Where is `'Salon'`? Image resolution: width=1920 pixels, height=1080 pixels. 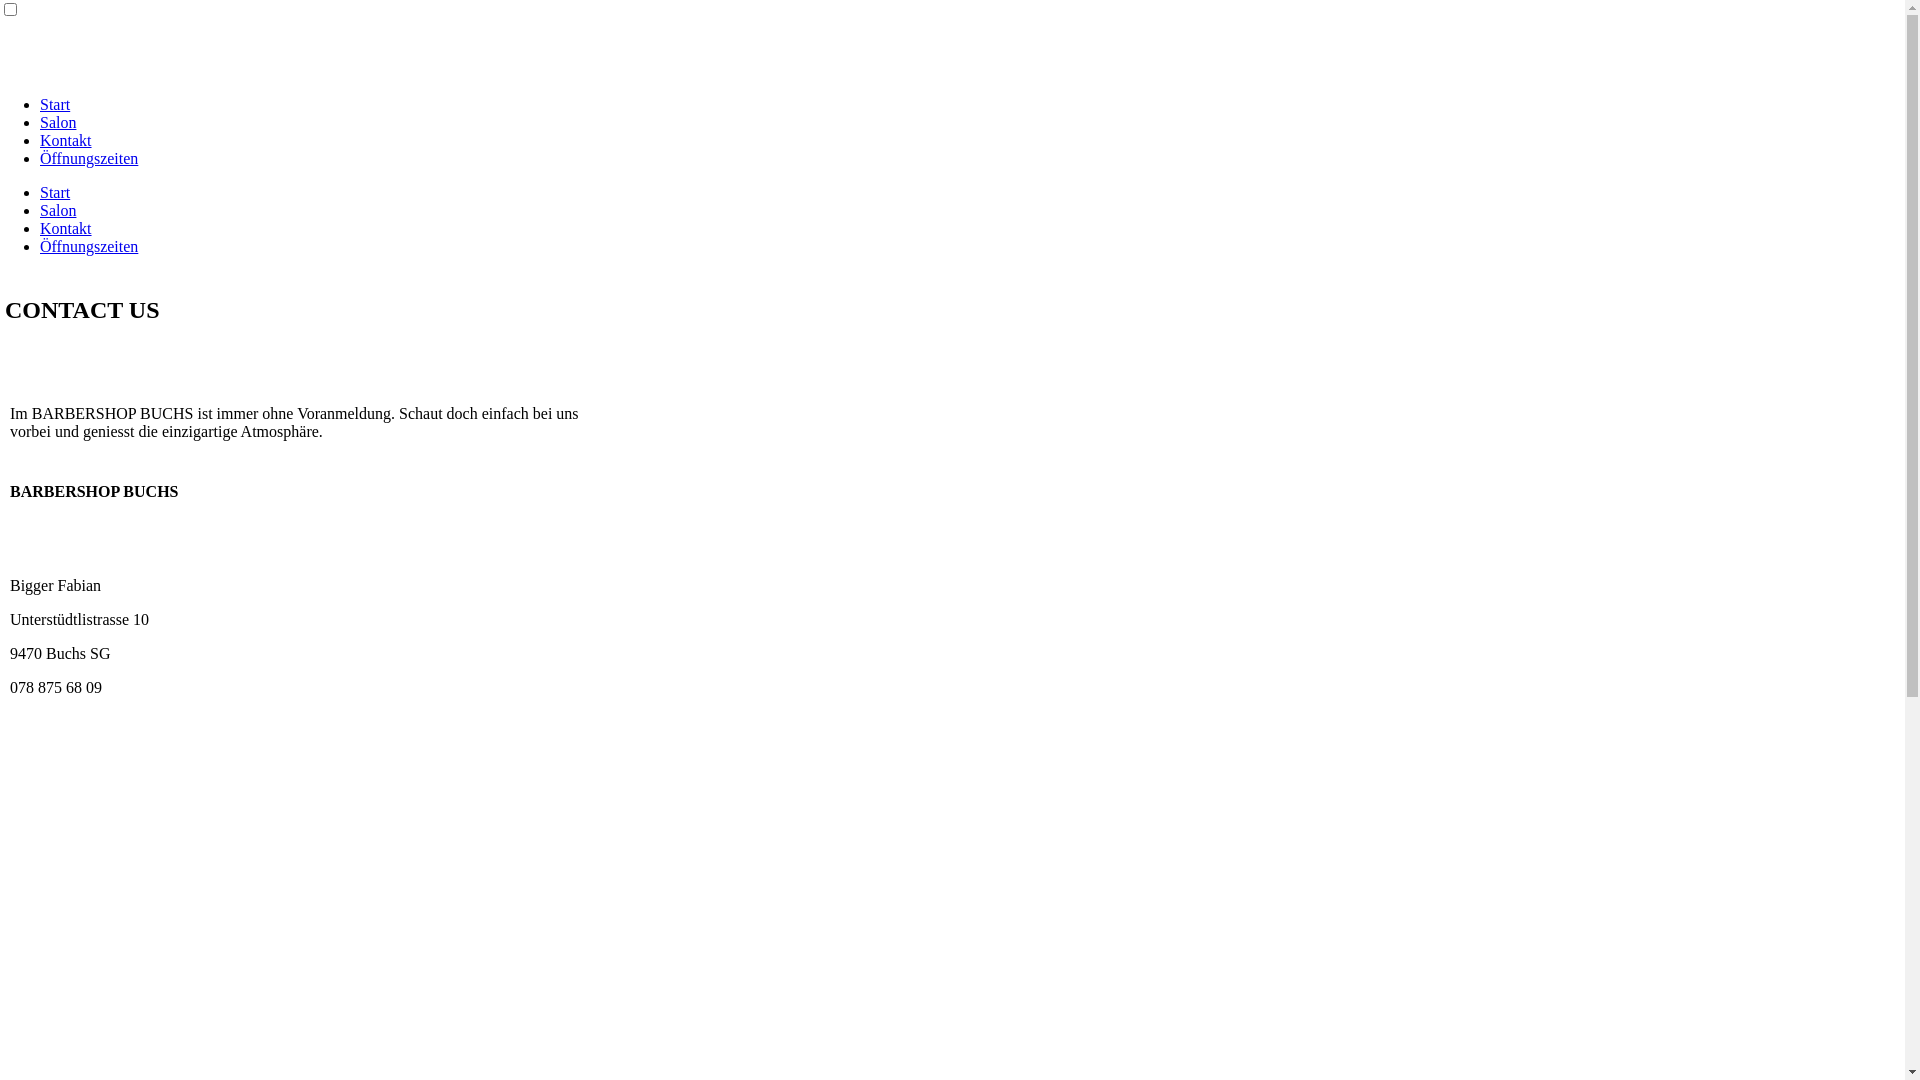
'Salon' is located at coordinates (57, 210).